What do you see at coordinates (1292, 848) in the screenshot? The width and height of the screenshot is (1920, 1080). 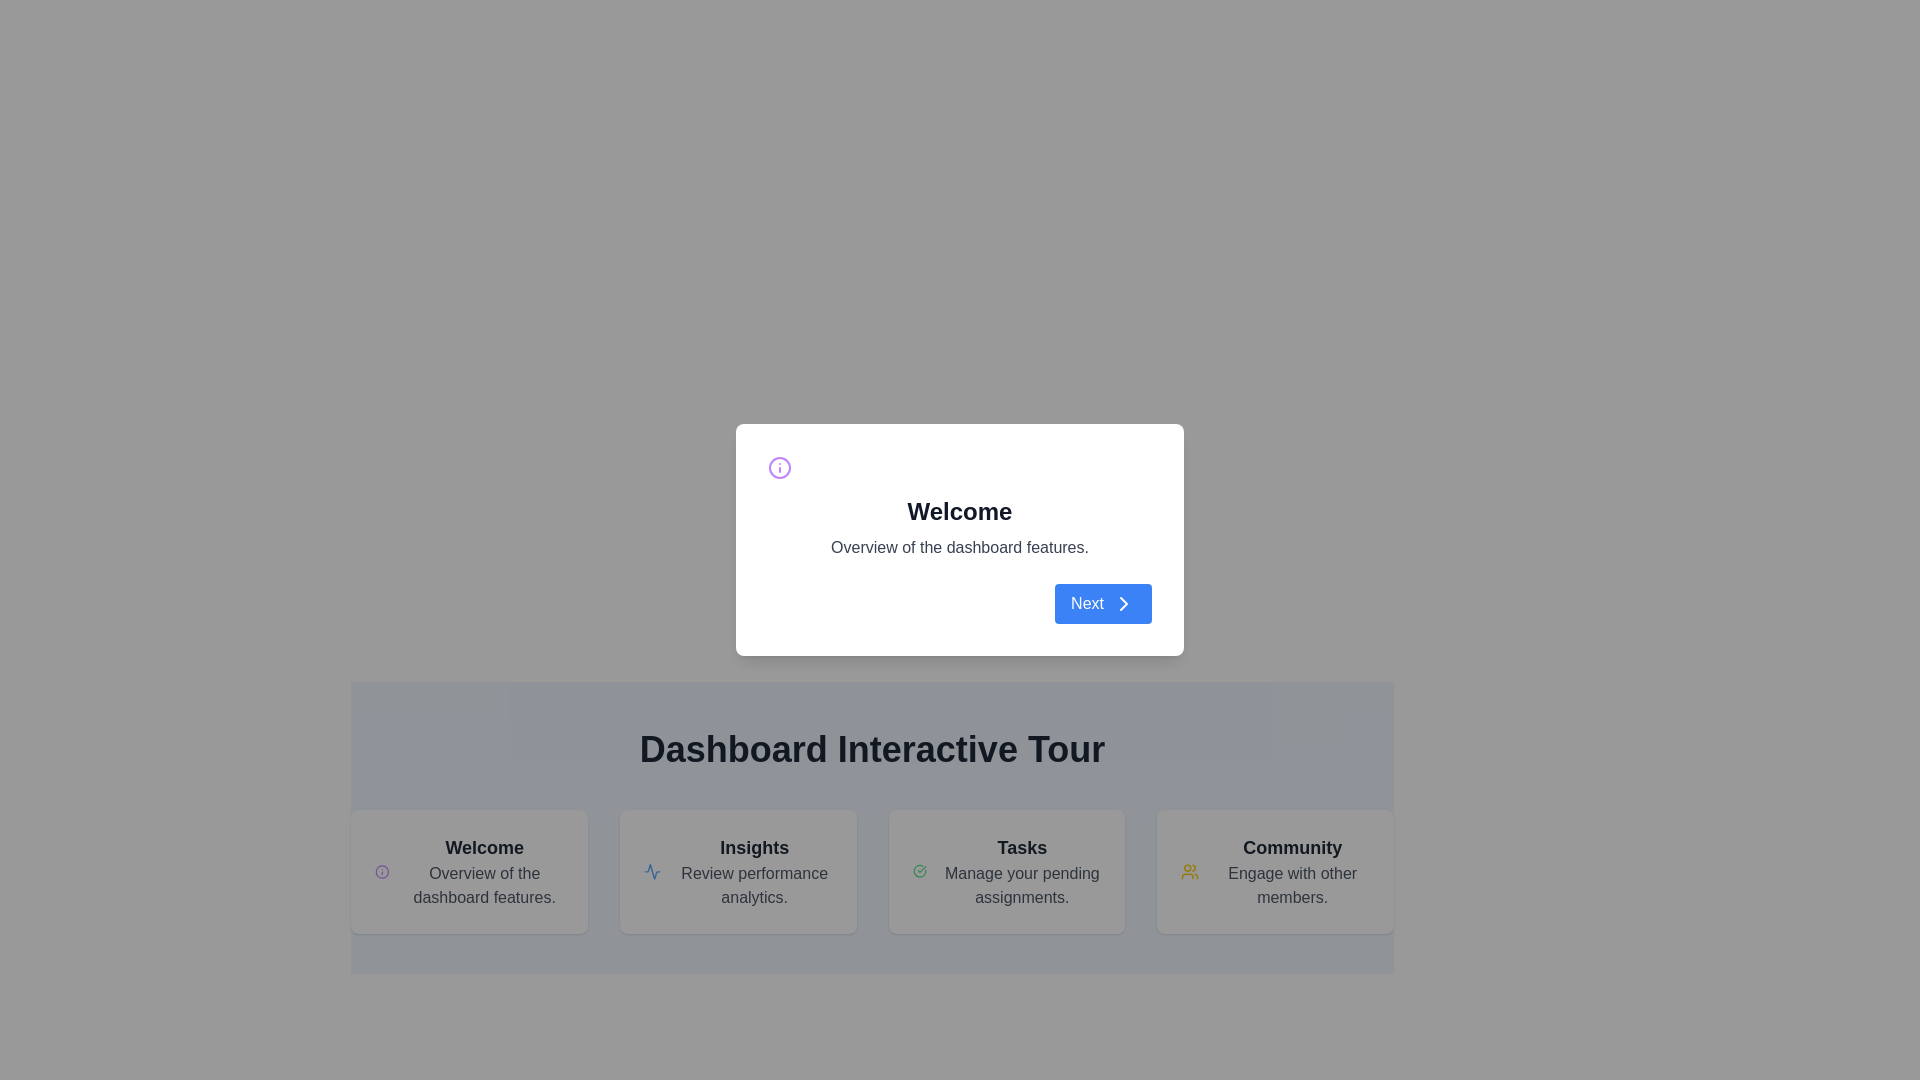 I see `the text label displaying 'Community', which is styled in bold with a larger font size and dark gray color, located on the far right side of the Dashboard Interactive Tour cards` at bounding box center [1292, 848].